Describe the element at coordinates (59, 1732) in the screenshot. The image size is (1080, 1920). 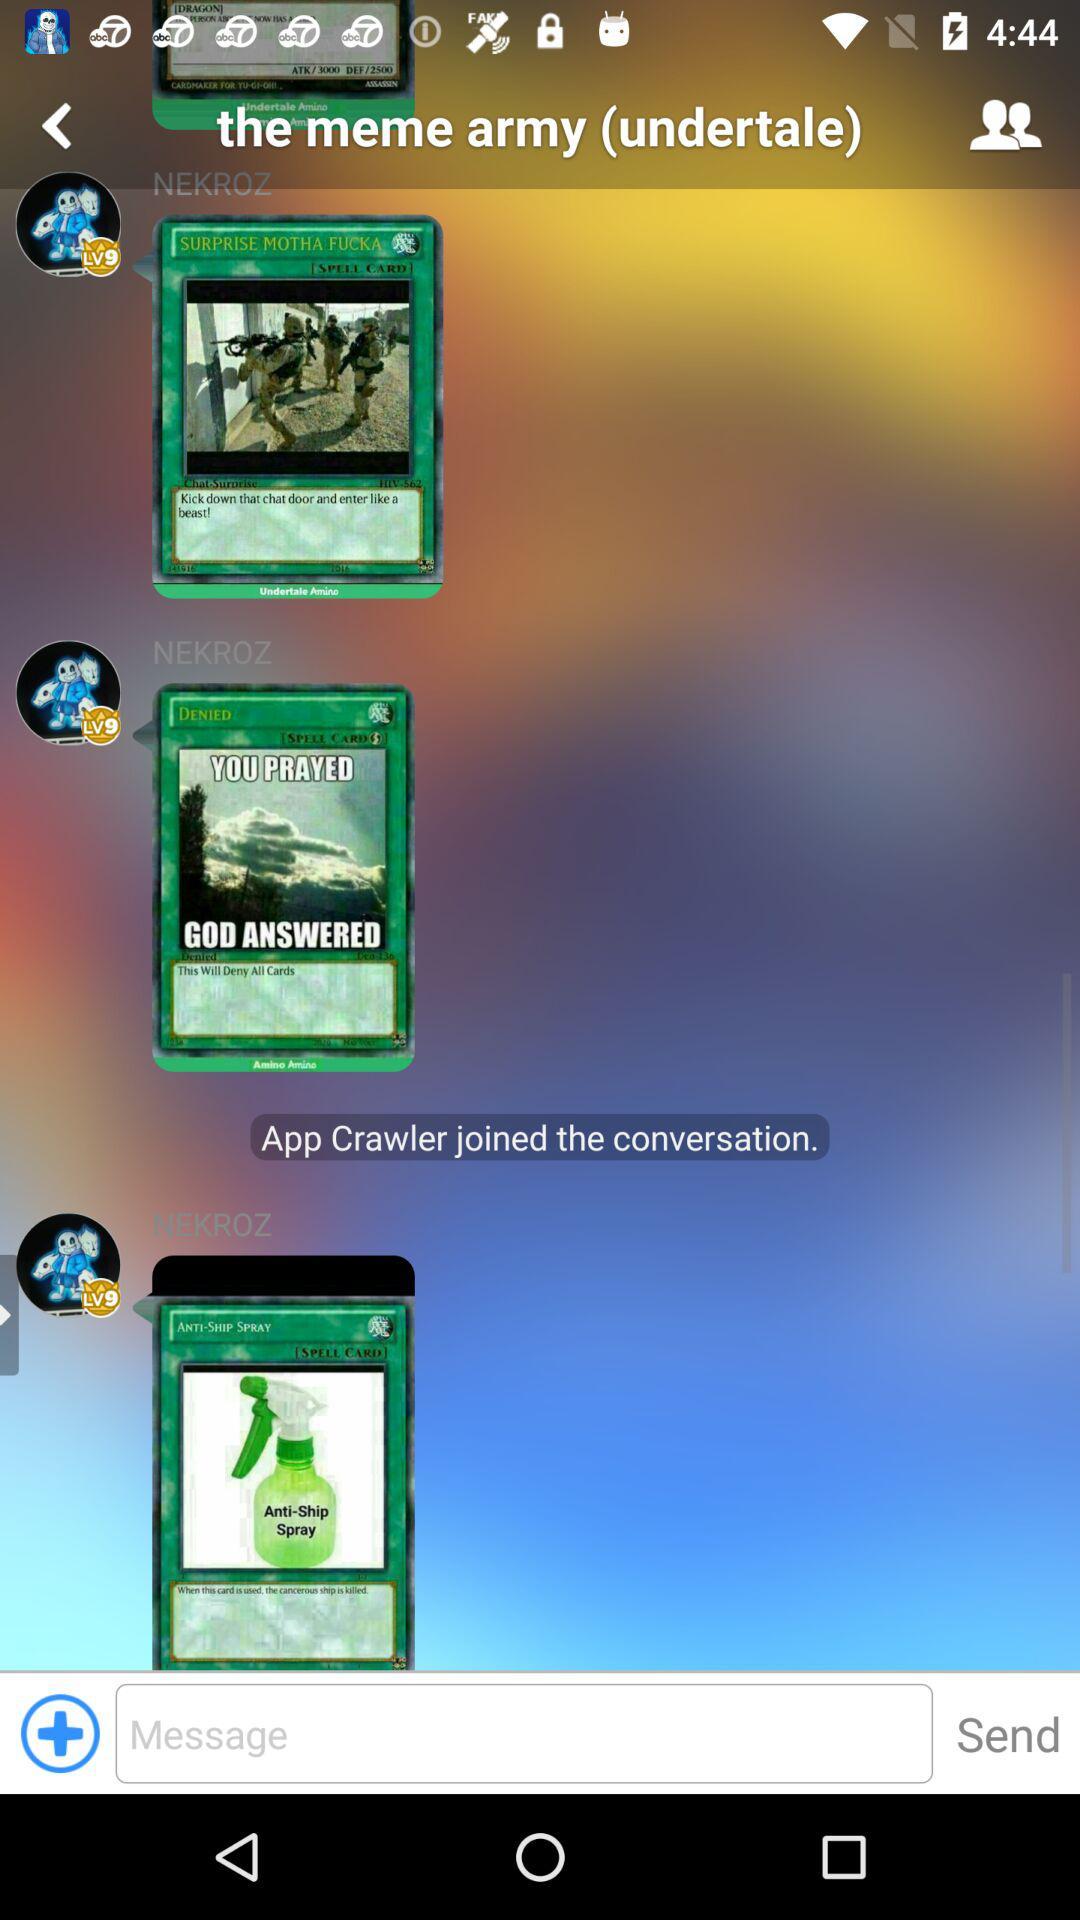
I see `option` at that location.